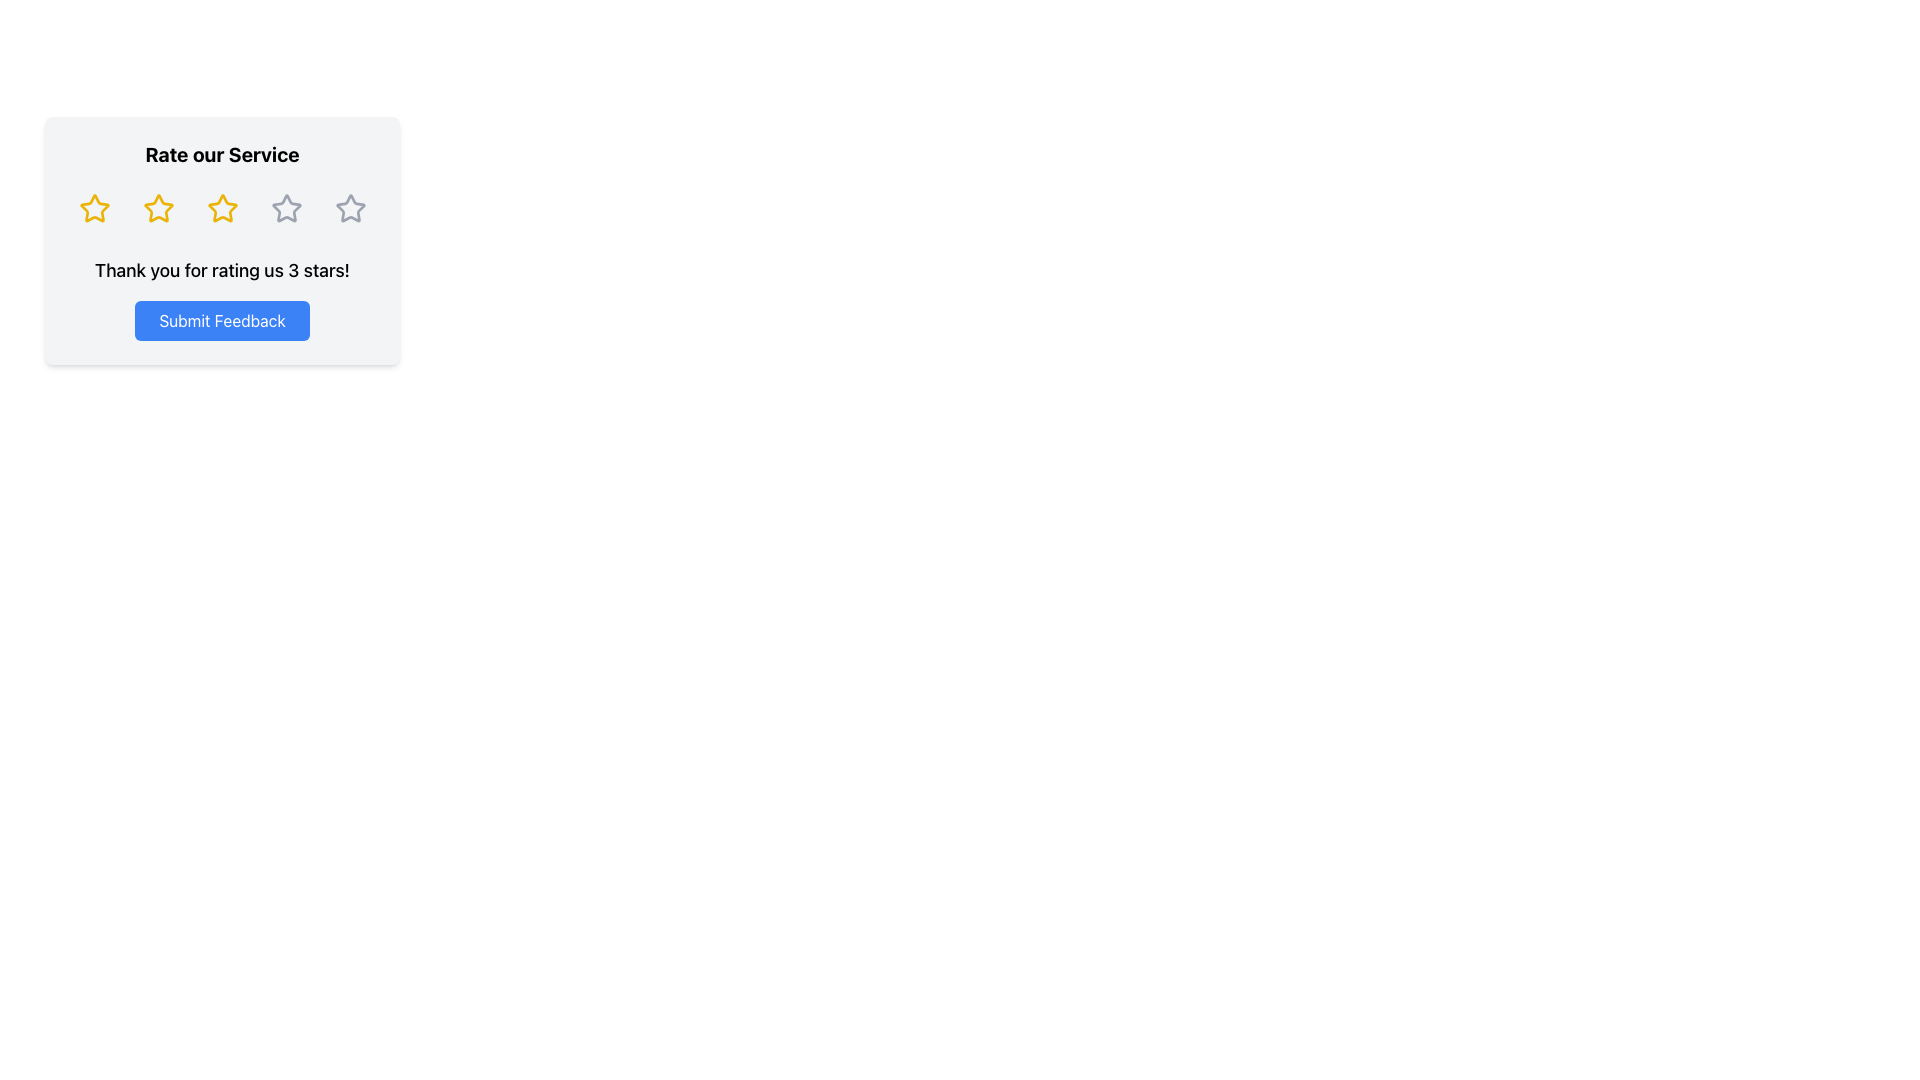 The height and width of the screenshot is (1080, 1920). What do you see at coordinates (285, 208) in the screenshot?
I see `the third star icon in the row of five stars, located beneath the 'Rate our Service' heading` at bounding box center [285, 208].